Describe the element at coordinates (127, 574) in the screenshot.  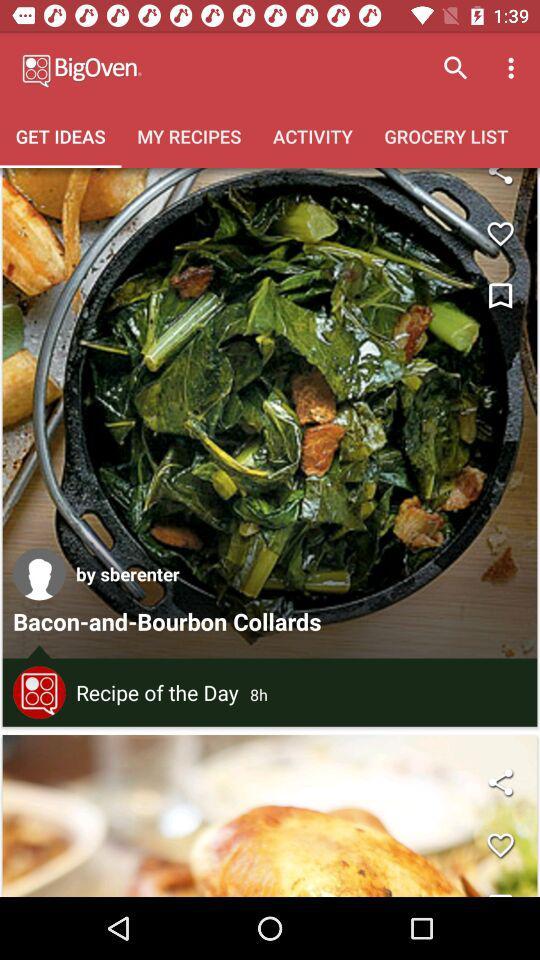
I see `icon above the bacon and bourbon` at that location.